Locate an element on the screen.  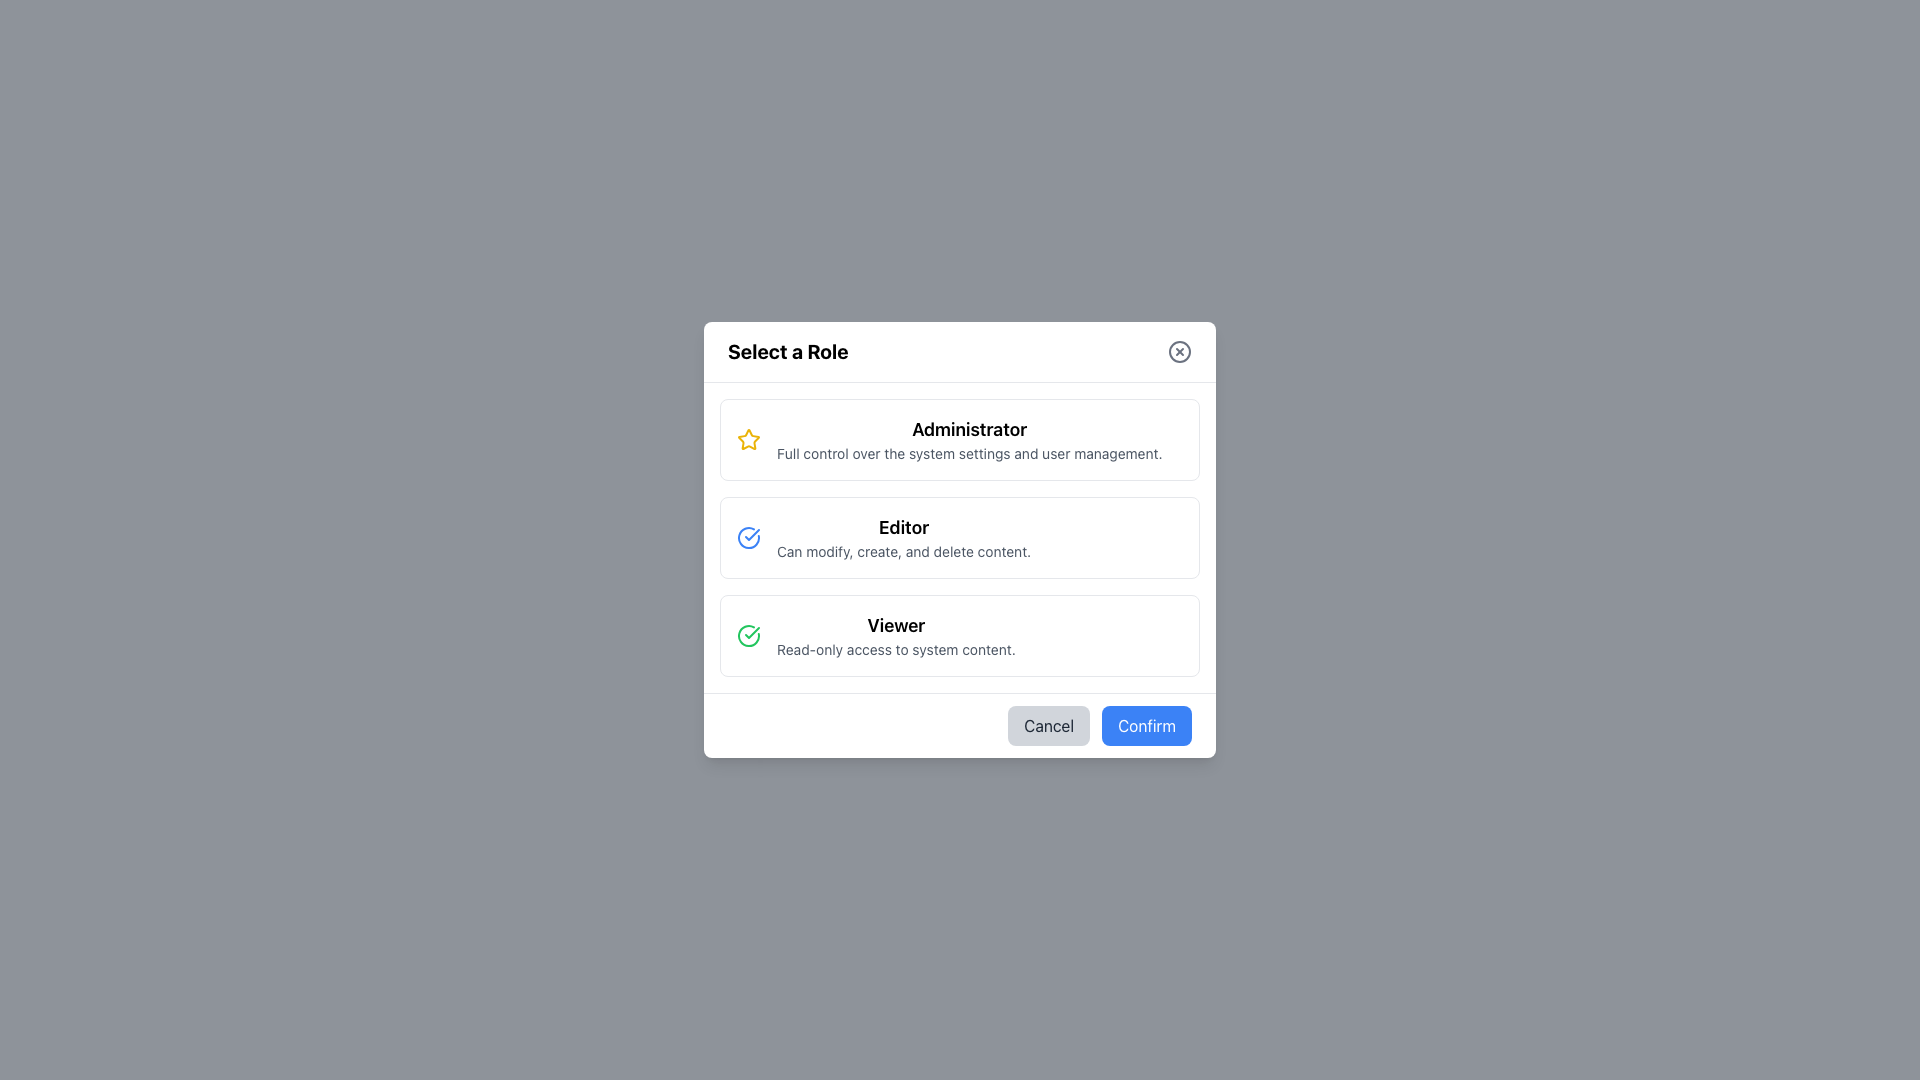
the 'Cancel' button located at the bottom-right section of the form interface, which is the first button from the left is located at coordinates (1048, 725).